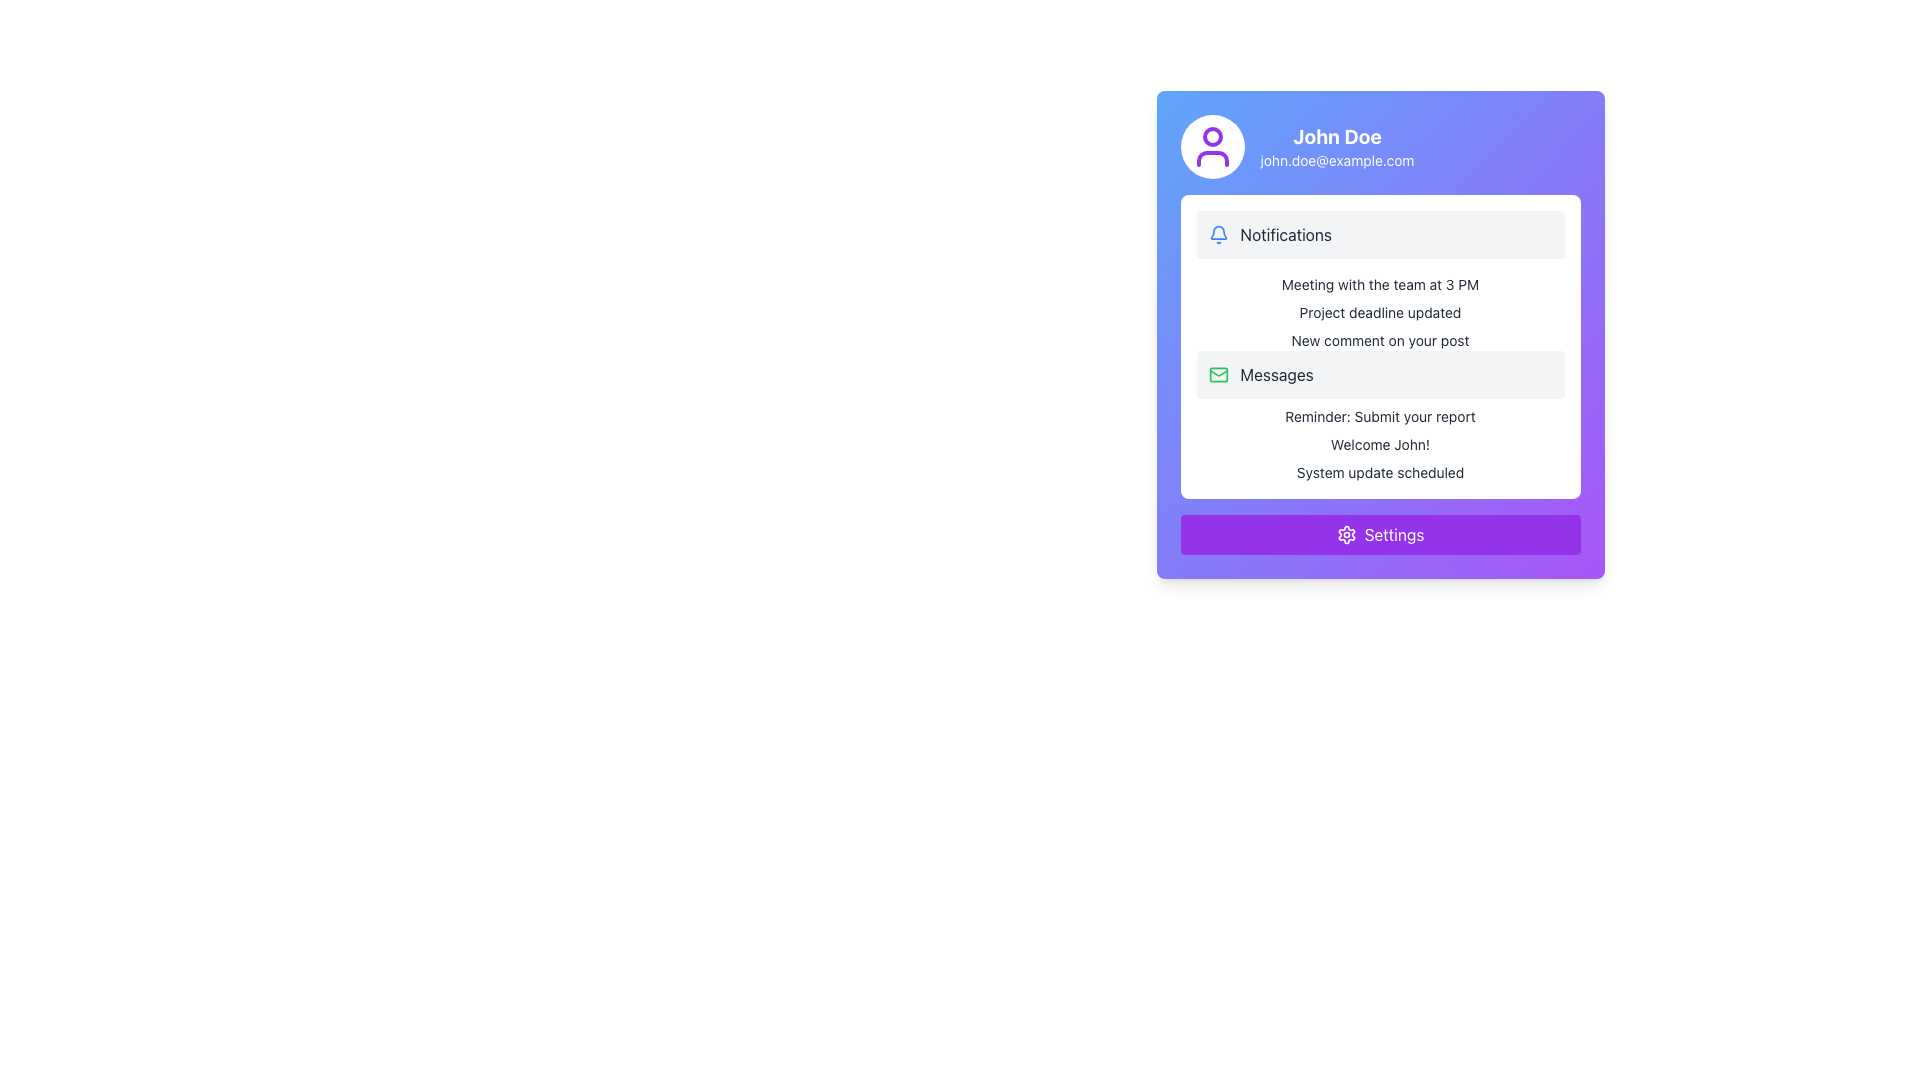  What do you see at coordinates (1379, 339) in the screenshot?
I see `the static text displaying 'New comment on your post' located in the Notifications section, which is the third item in a vertical list` at bounding box center [1379, 339].